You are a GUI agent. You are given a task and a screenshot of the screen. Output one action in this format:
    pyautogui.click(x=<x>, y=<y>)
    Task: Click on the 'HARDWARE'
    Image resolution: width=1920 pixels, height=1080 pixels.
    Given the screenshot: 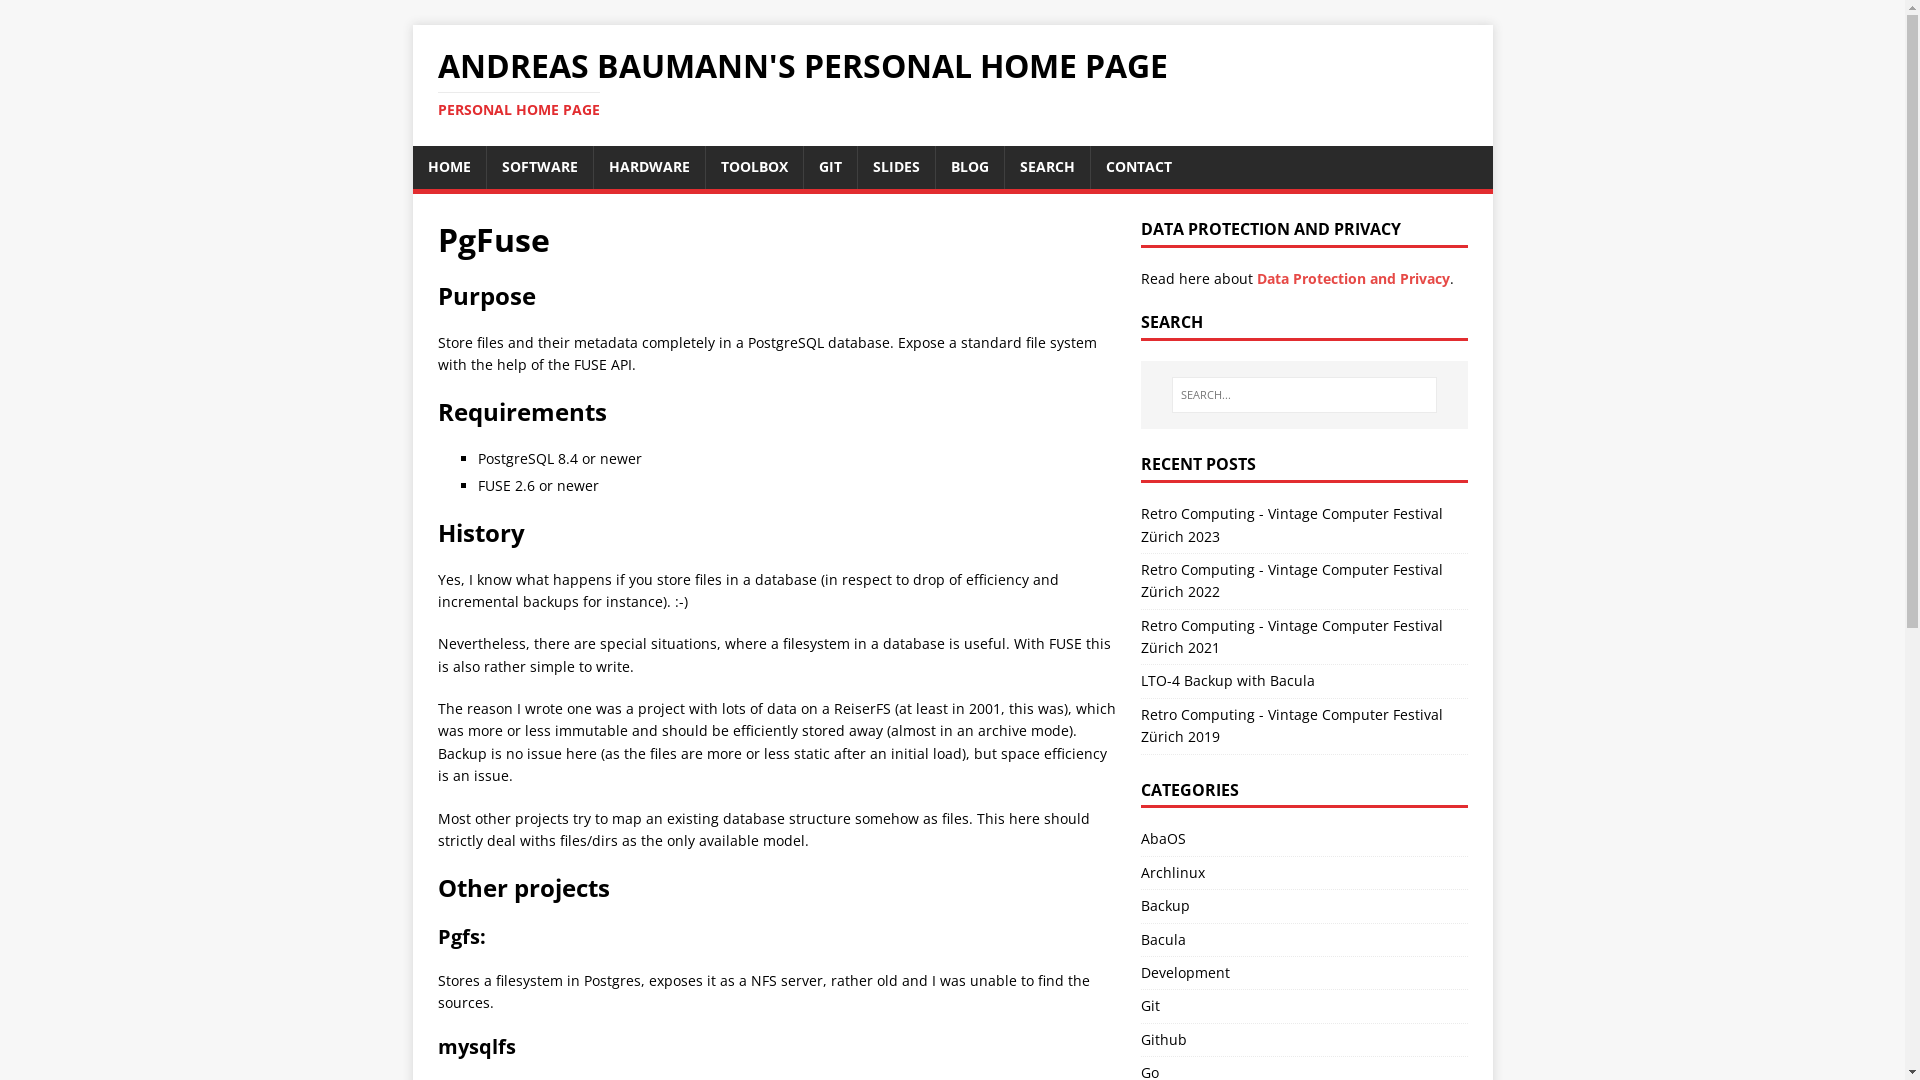 What is the action you would take?
    pyautogui.click(x=649, y=165)
    